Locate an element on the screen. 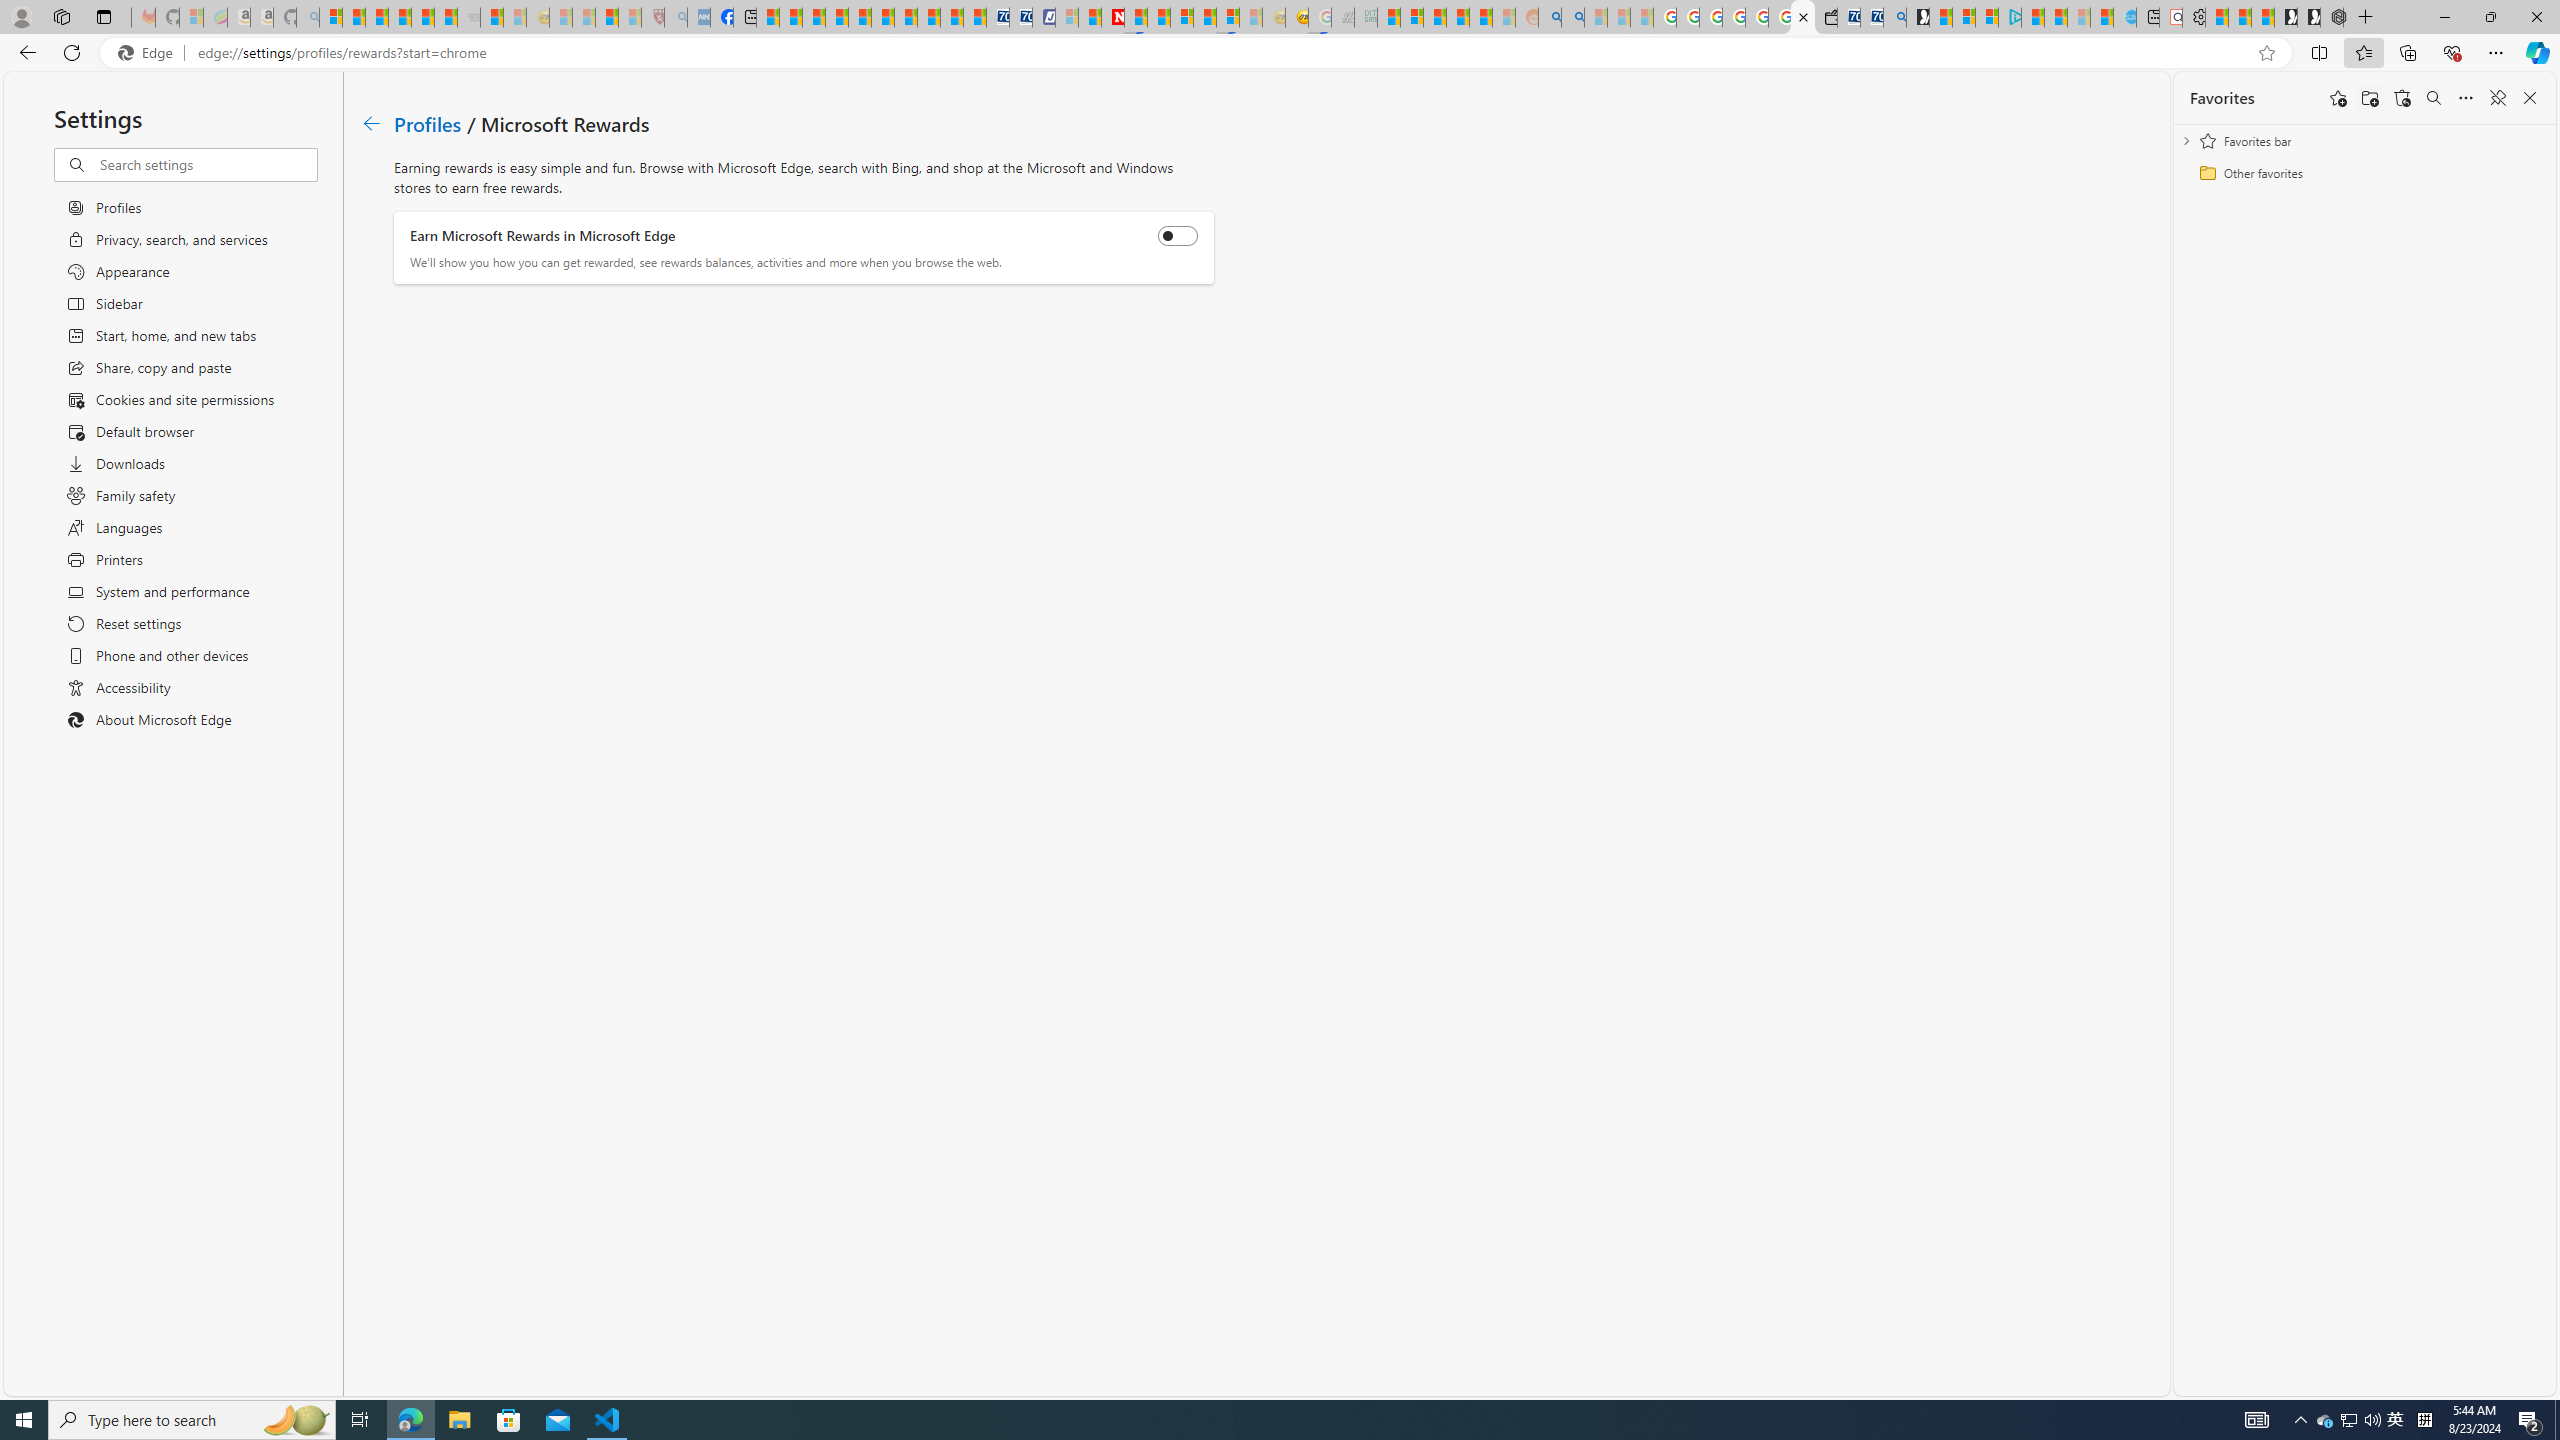 The width and height of the screenshot is (2560, 1440). 'Utah sues federal government - Search' is located at coordinates (1573, 16).